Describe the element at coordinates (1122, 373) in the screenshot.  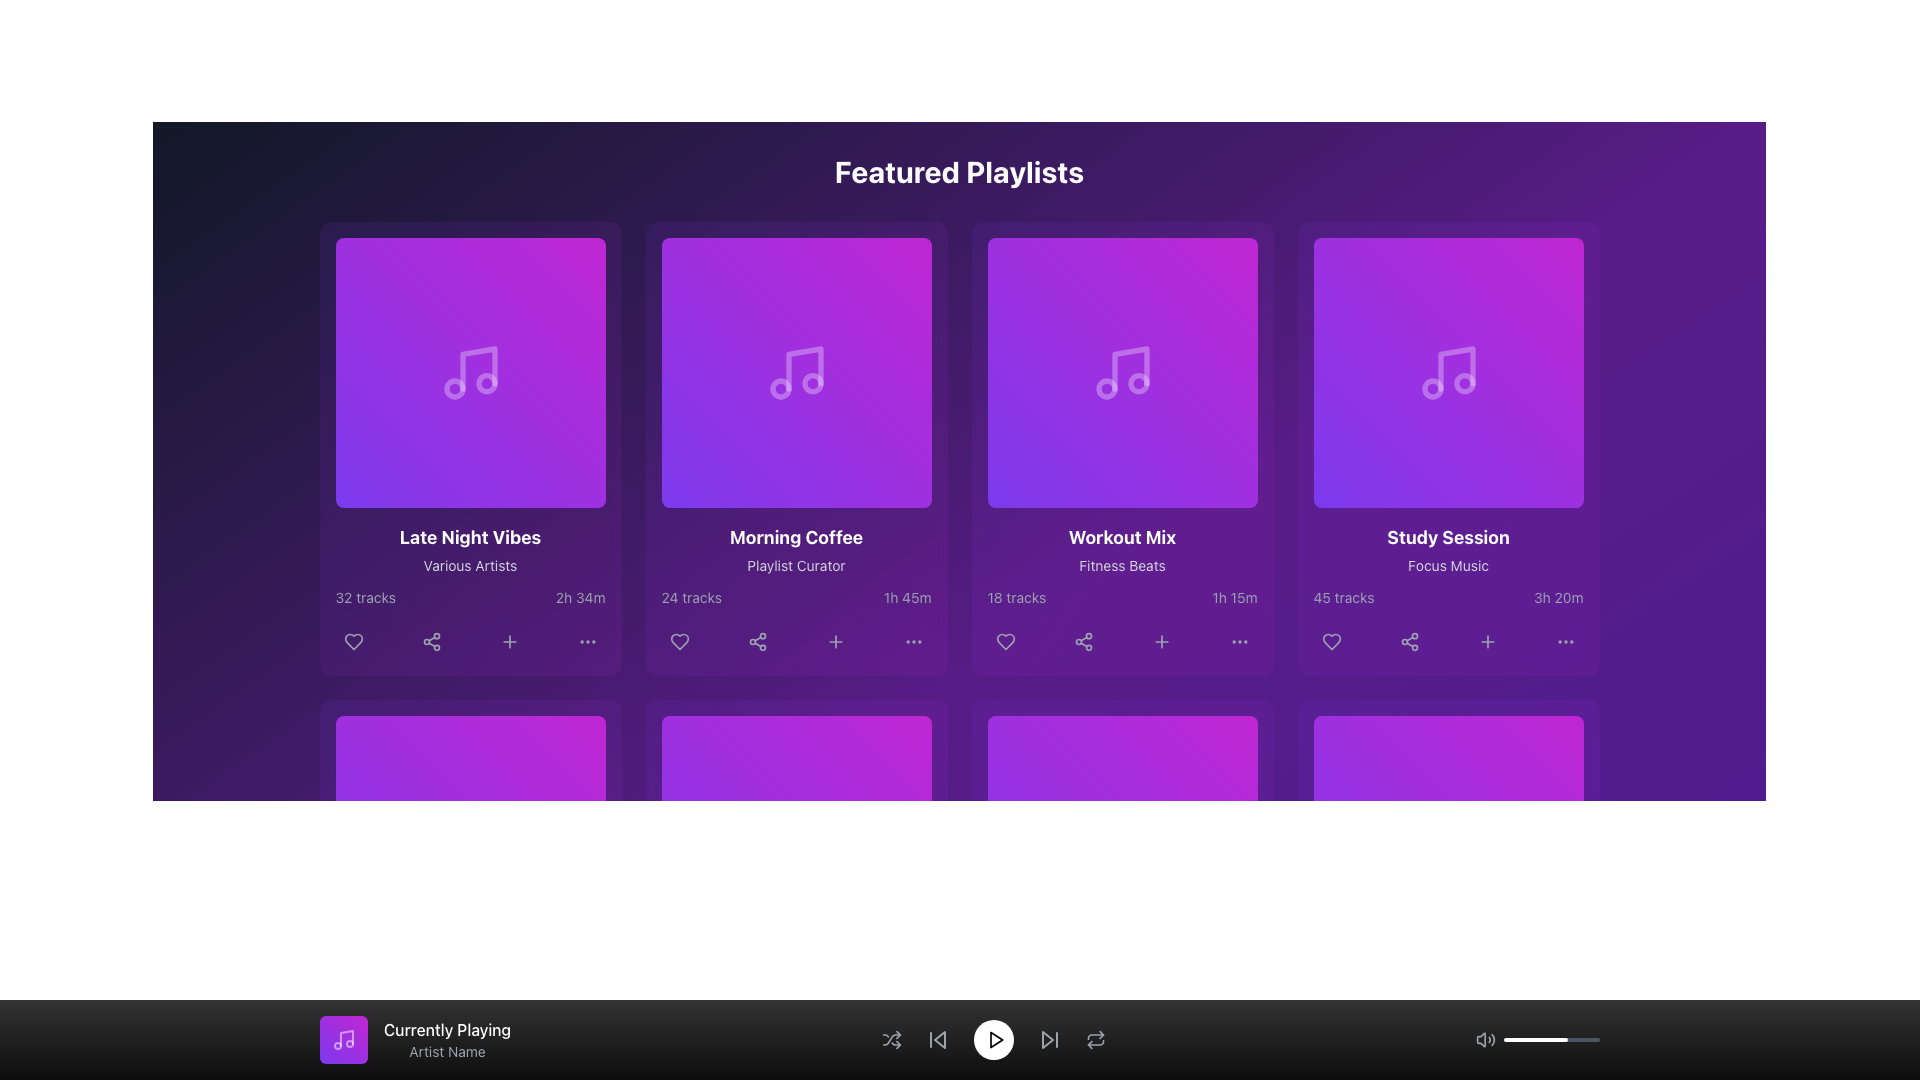
I see `details of the interactive element with the play button located in the second row, third column of the 'Featured Playlists' section` at that location.